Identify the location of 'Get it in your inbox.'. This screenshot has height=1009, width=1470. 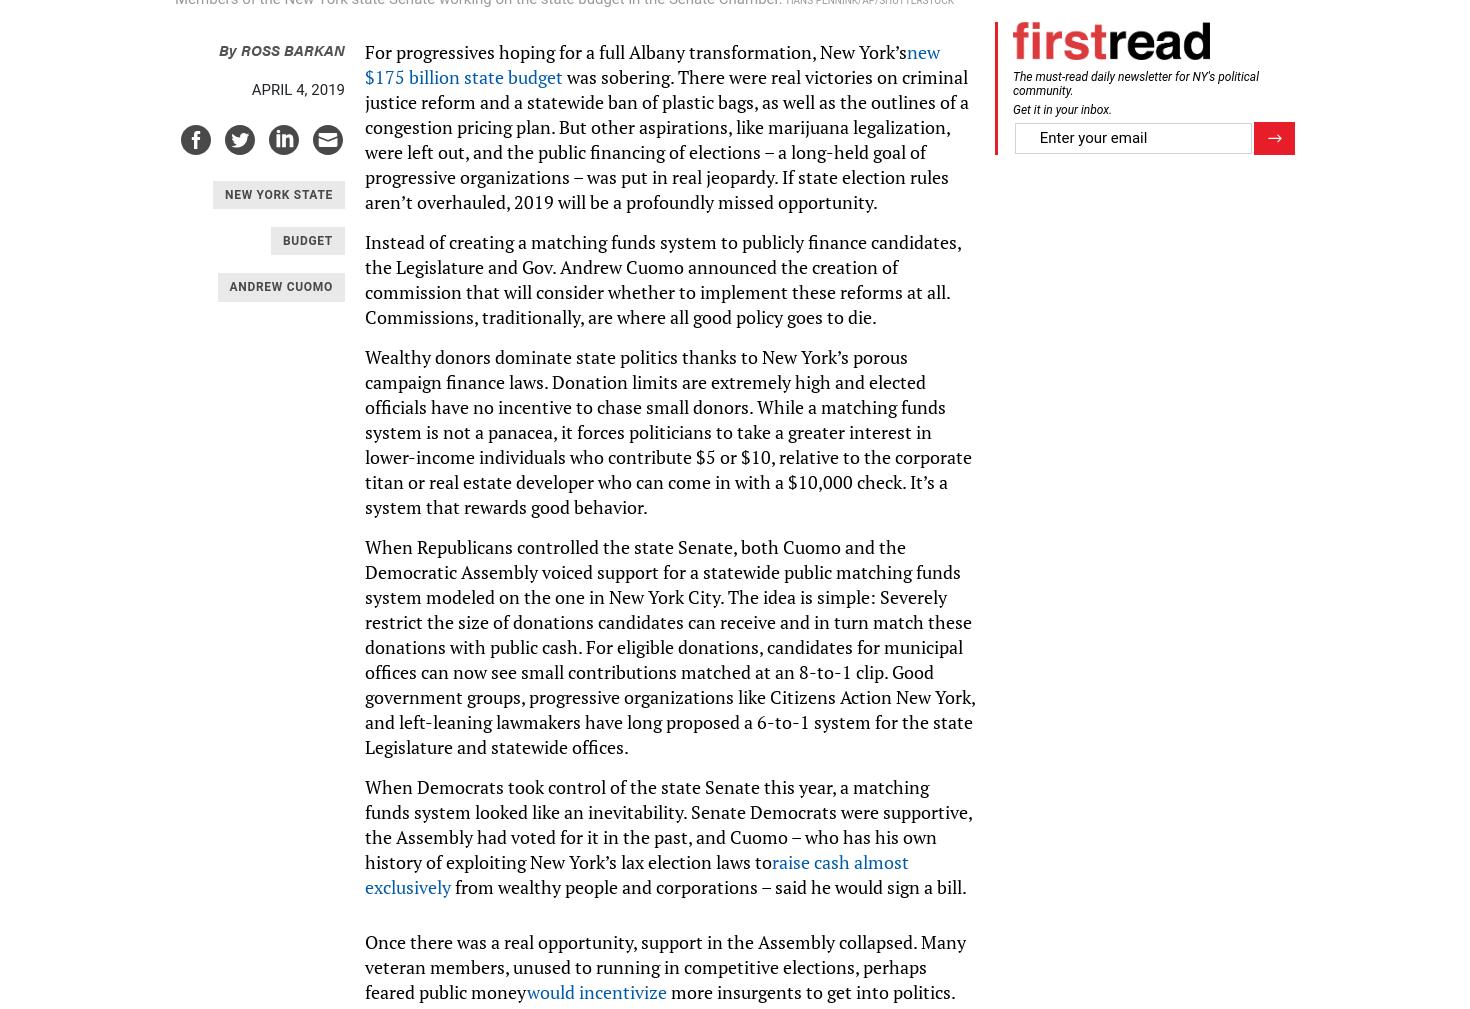
(1061, 107).